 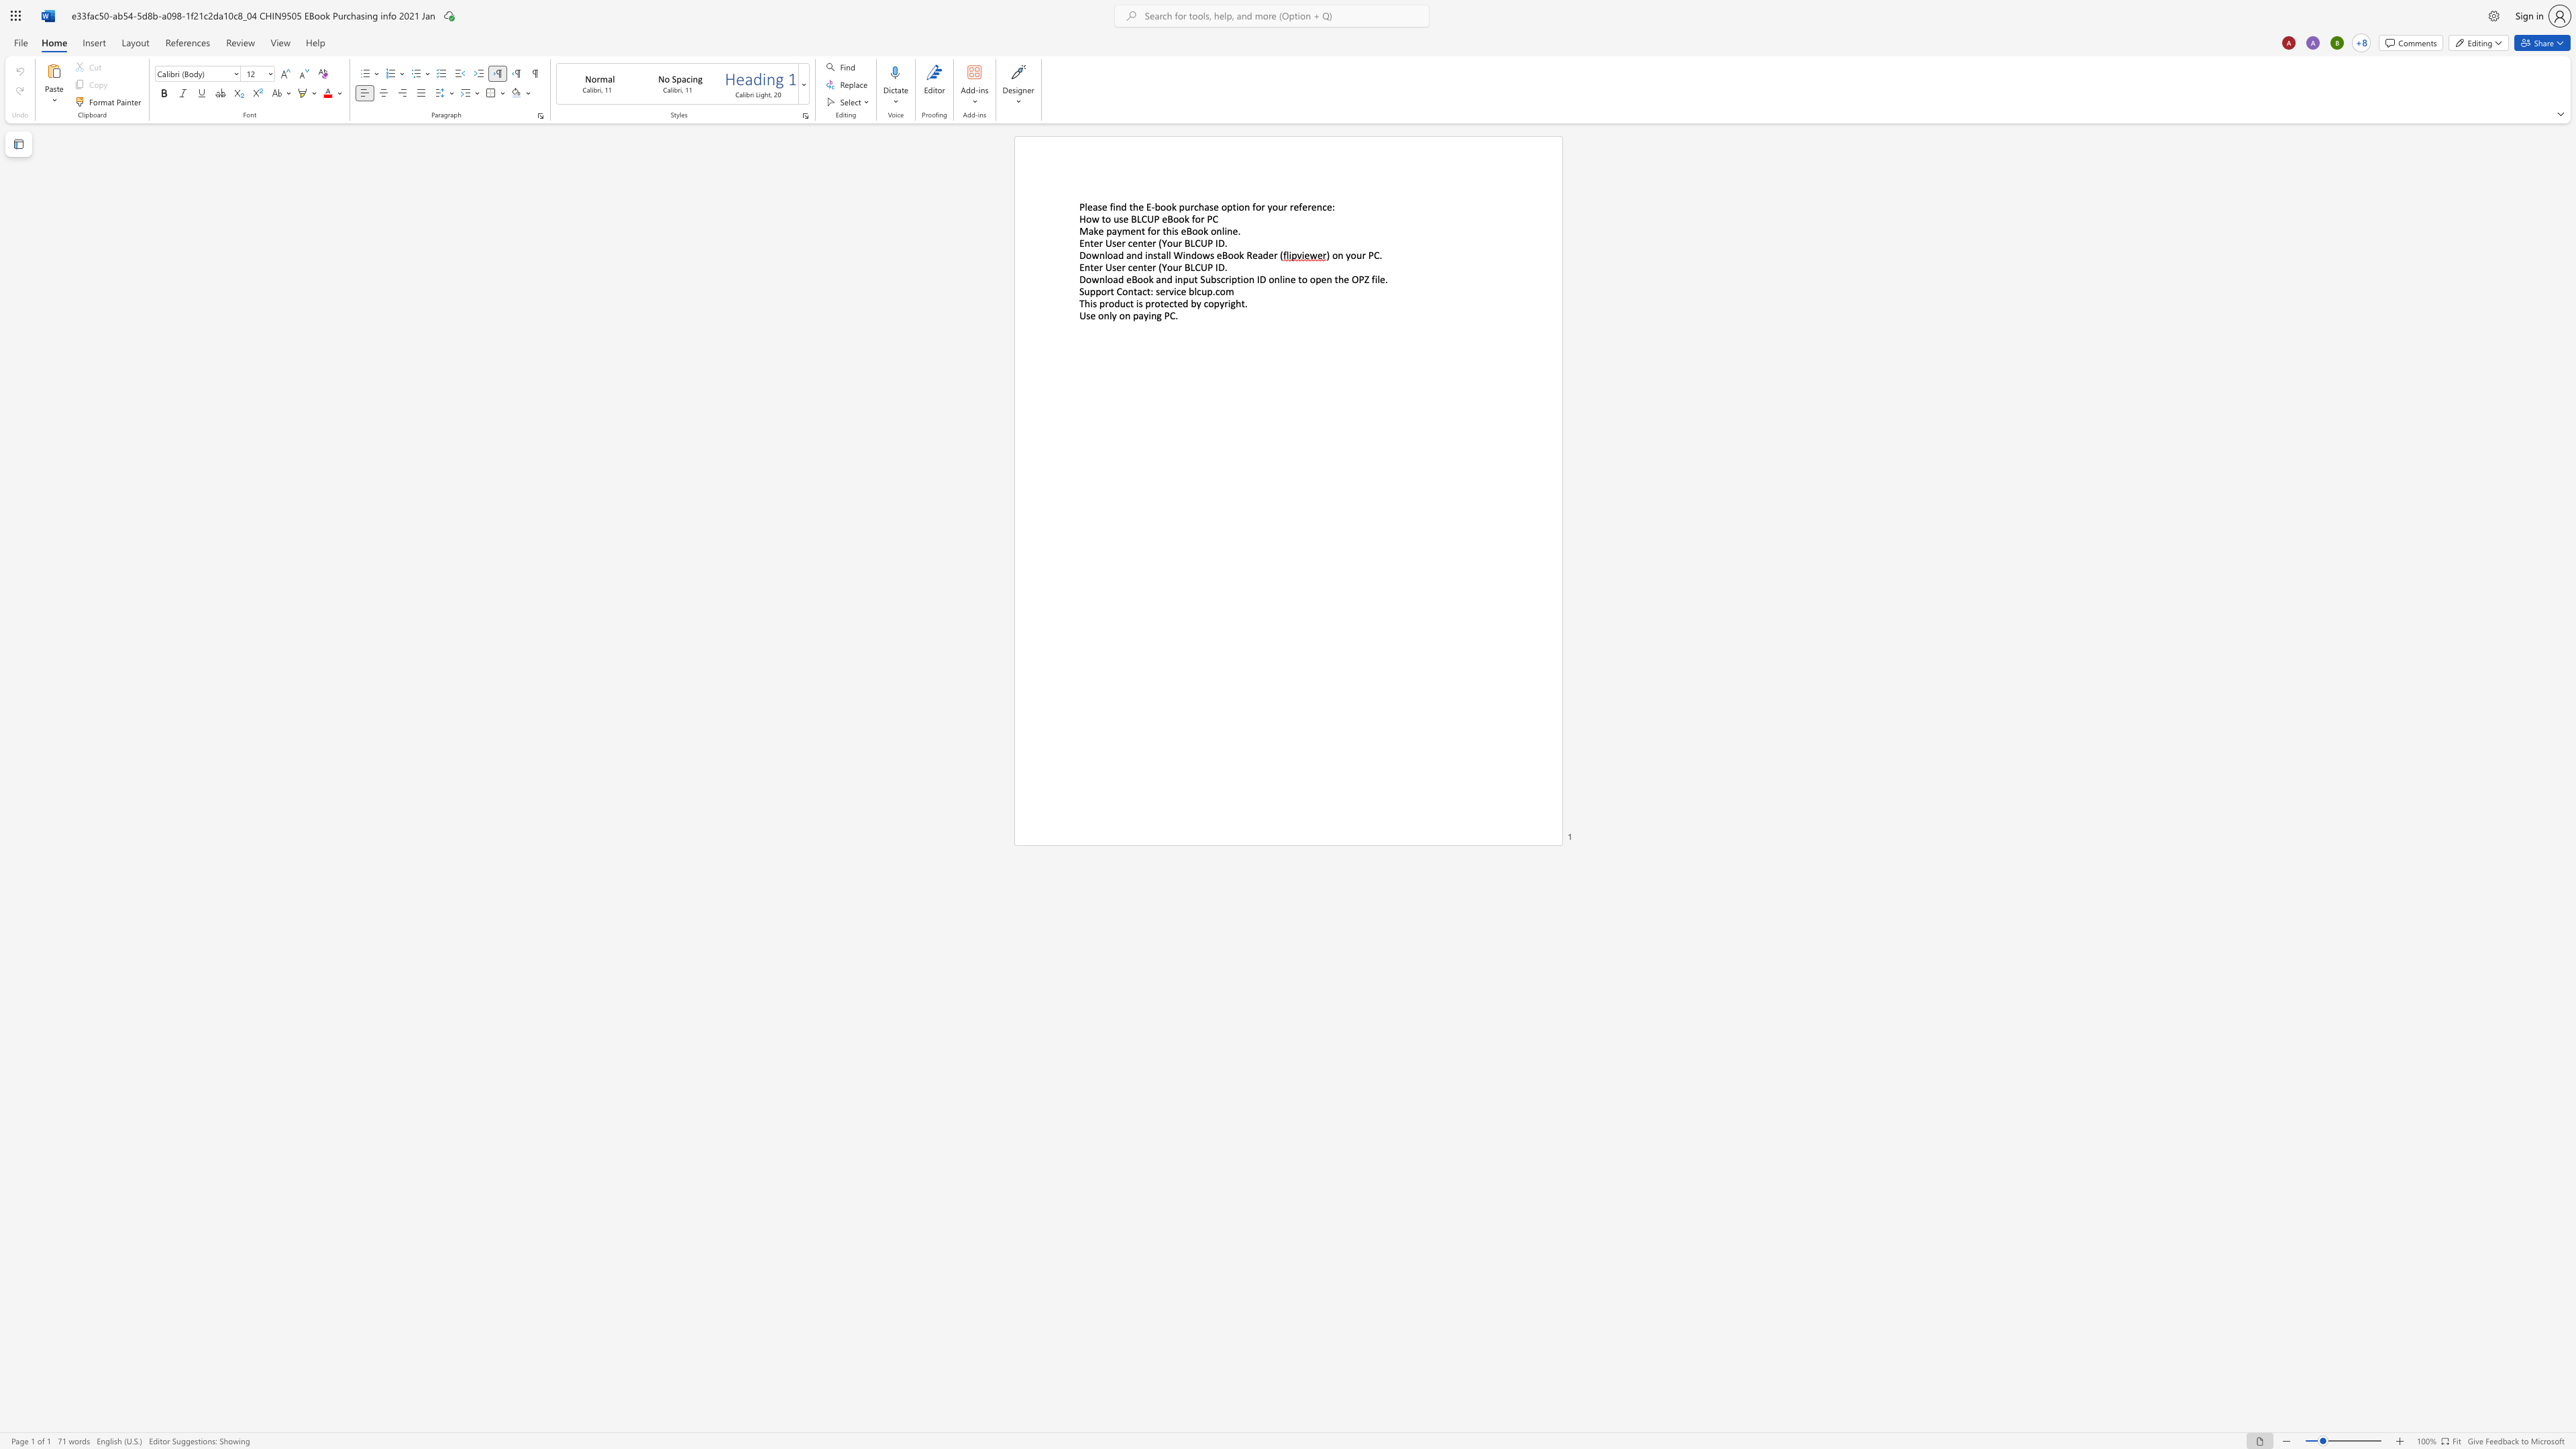 What do you see at coordinates (1352, 255) in the screenshot?
I see `the 2th character "o" in the text` at bounding box center [1352, 255].